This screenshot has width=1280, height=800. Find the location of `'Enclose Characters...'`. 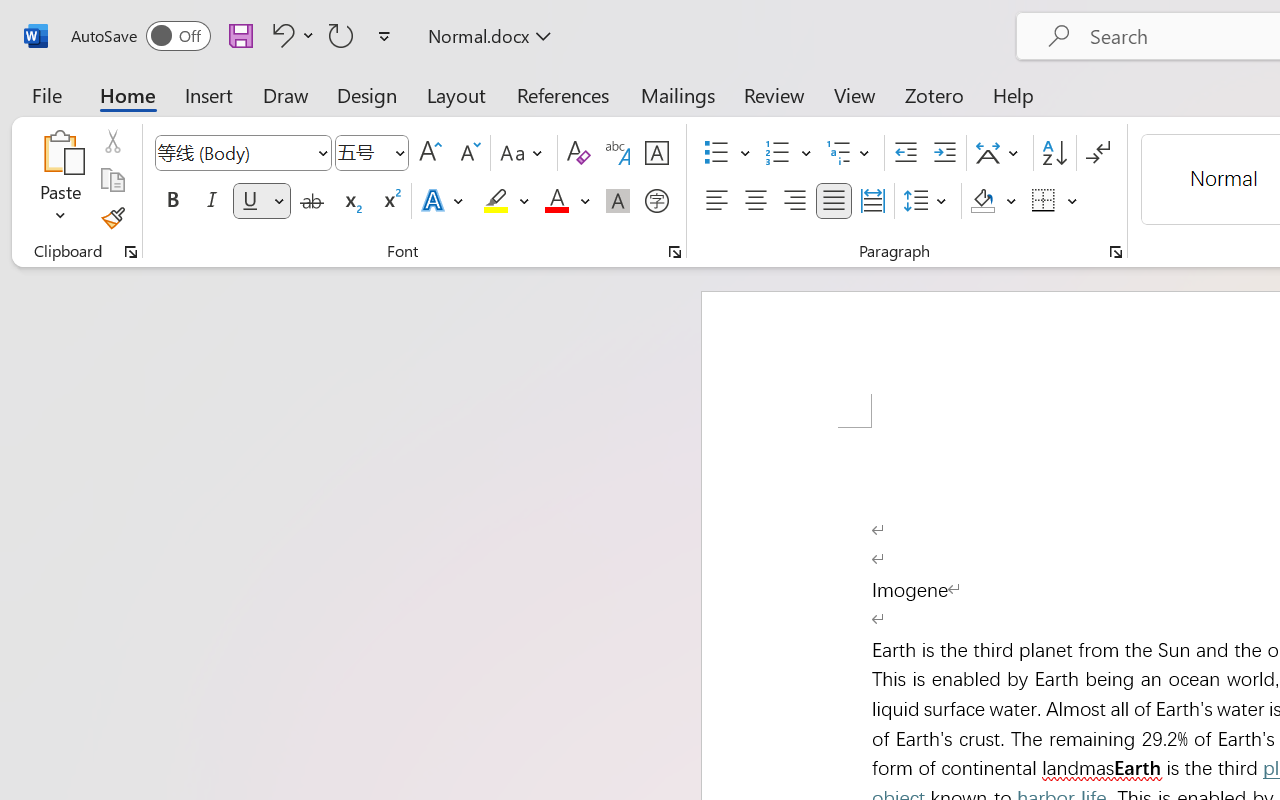

'Enclose Characters...' is located at coordinates (656, 201).